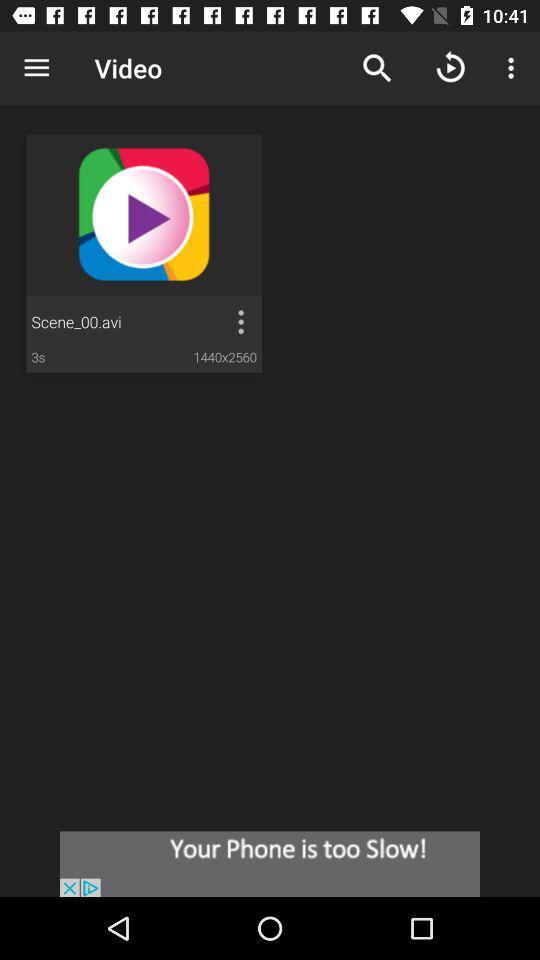 The image size is (540, 960). I want to click on the icon which is above the scene00avi option, so click(143, 215).